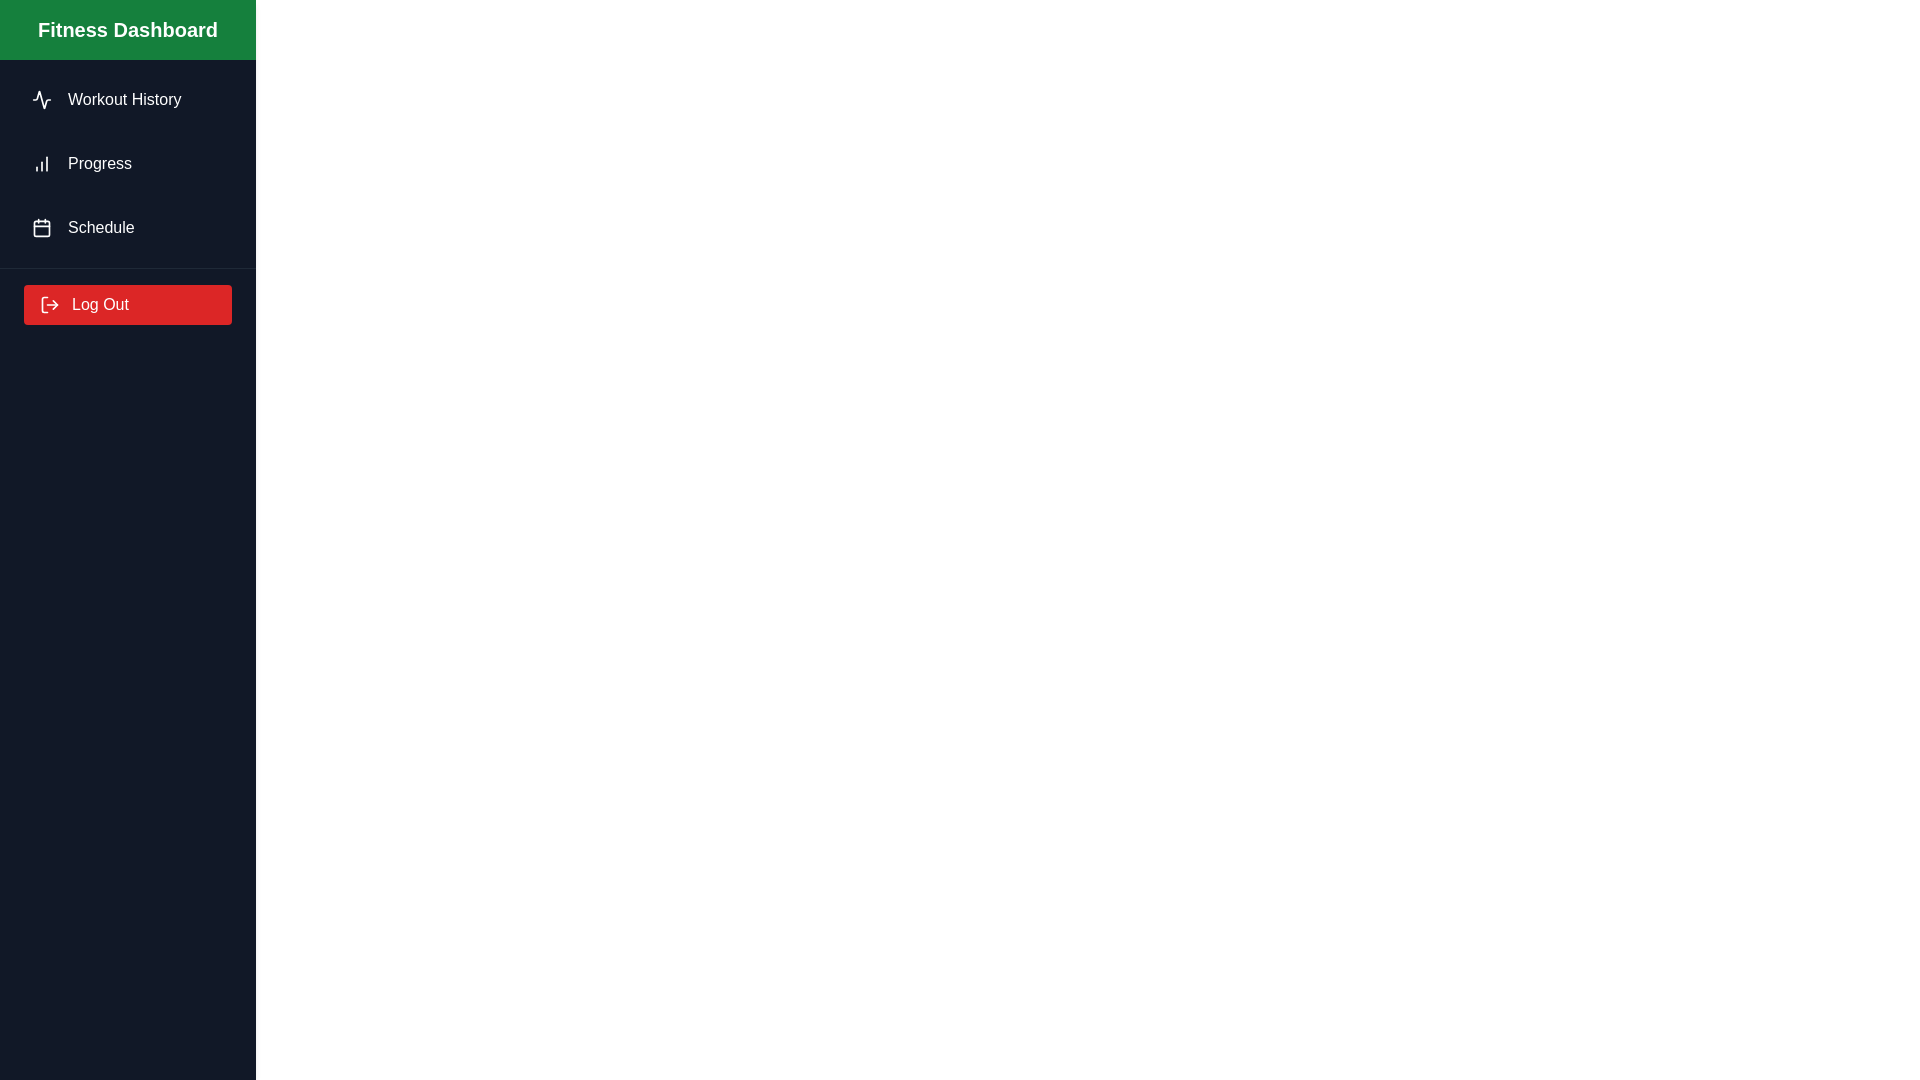 The height and width of the screenshot is (1080, 1920). What do you see at coordinates (127, 304) in the screenshot?
I see `the prominent red 'Log Out' button located at the bottom of the sidebar to log out` at bounding box center [127, 304].